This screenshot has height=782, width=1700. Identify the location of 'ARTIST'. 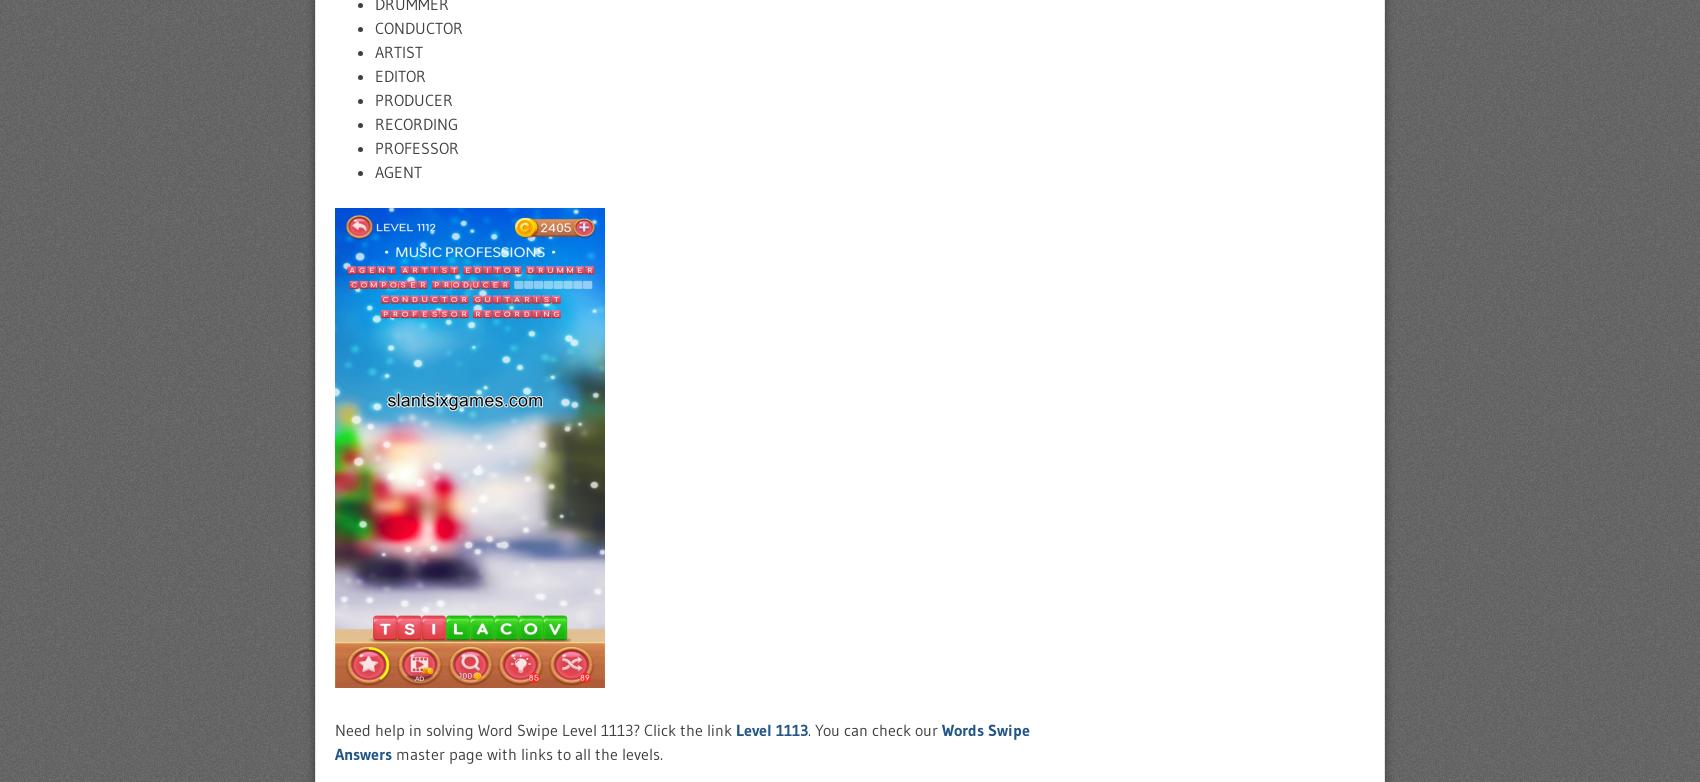
(397, 52).